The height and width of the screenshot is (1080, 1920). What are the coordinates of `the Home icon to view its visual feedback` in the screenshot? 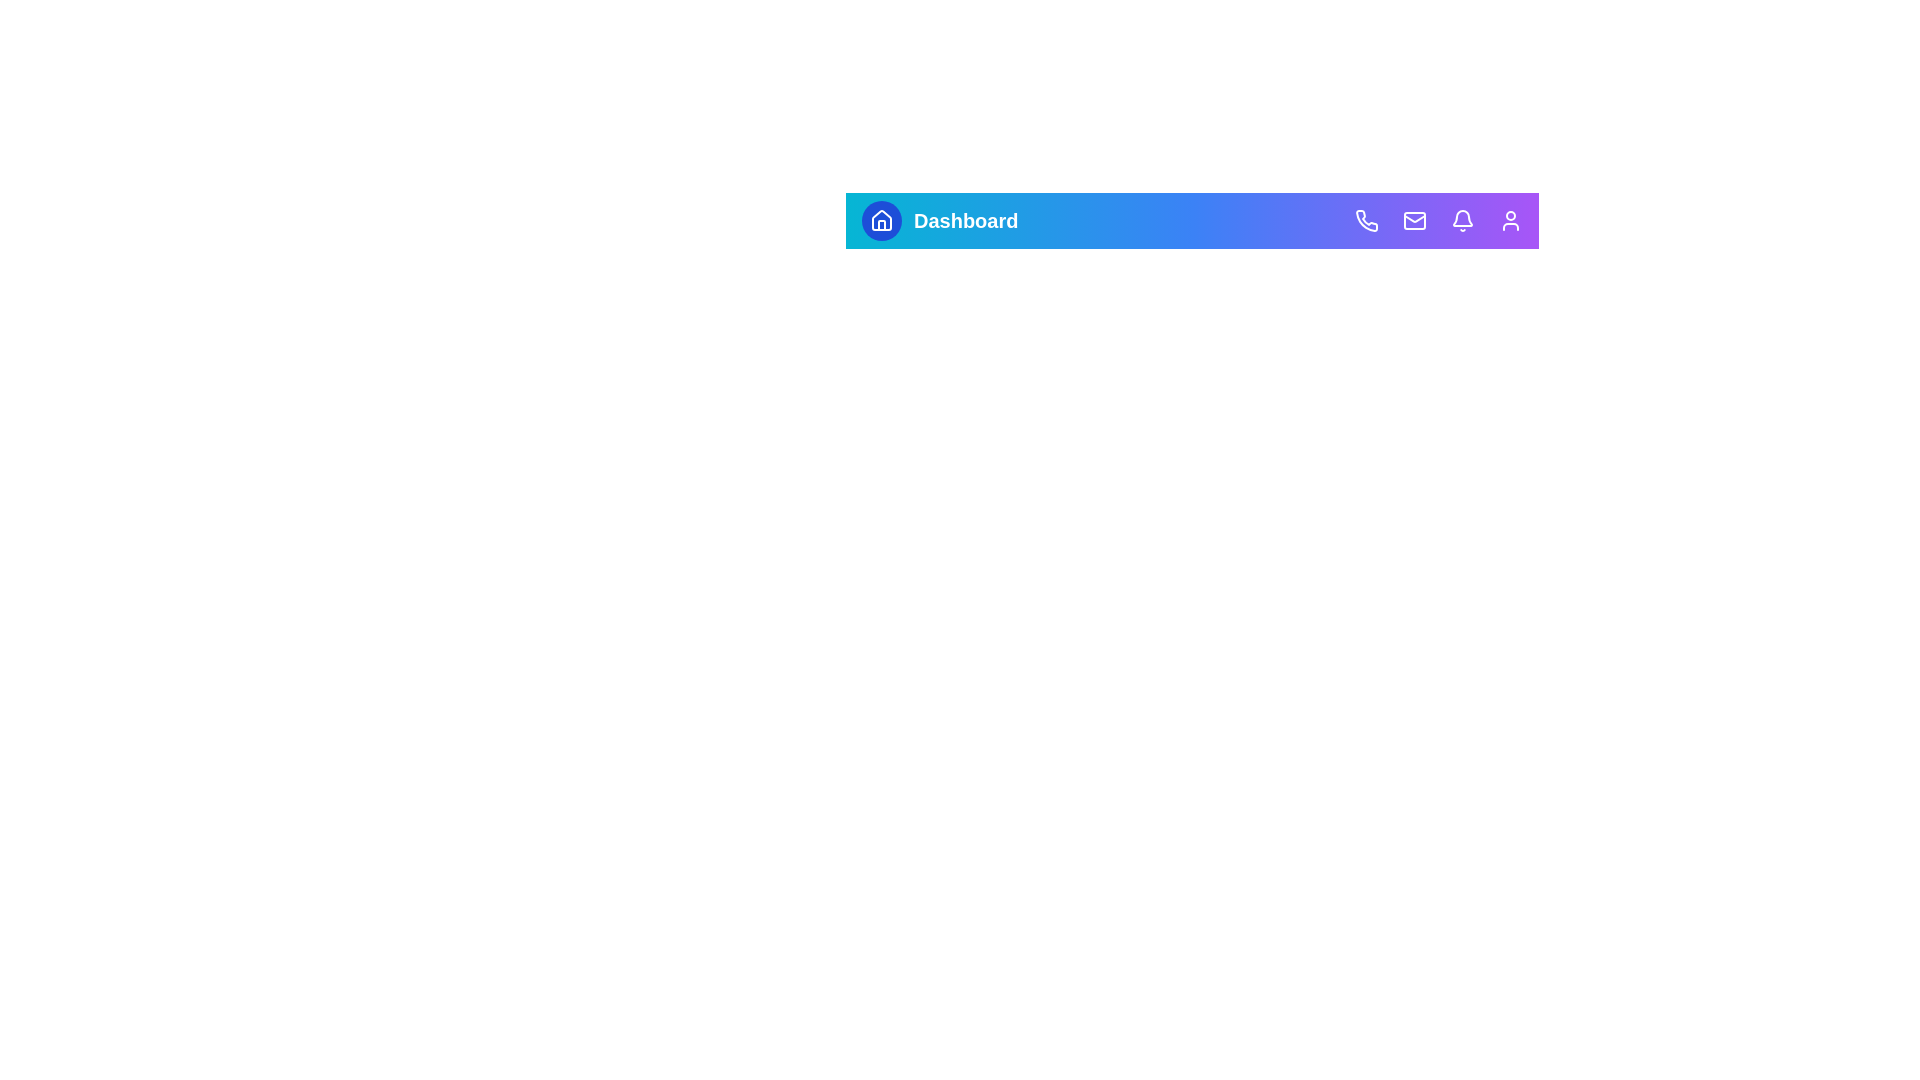 It's located at (881, 220).